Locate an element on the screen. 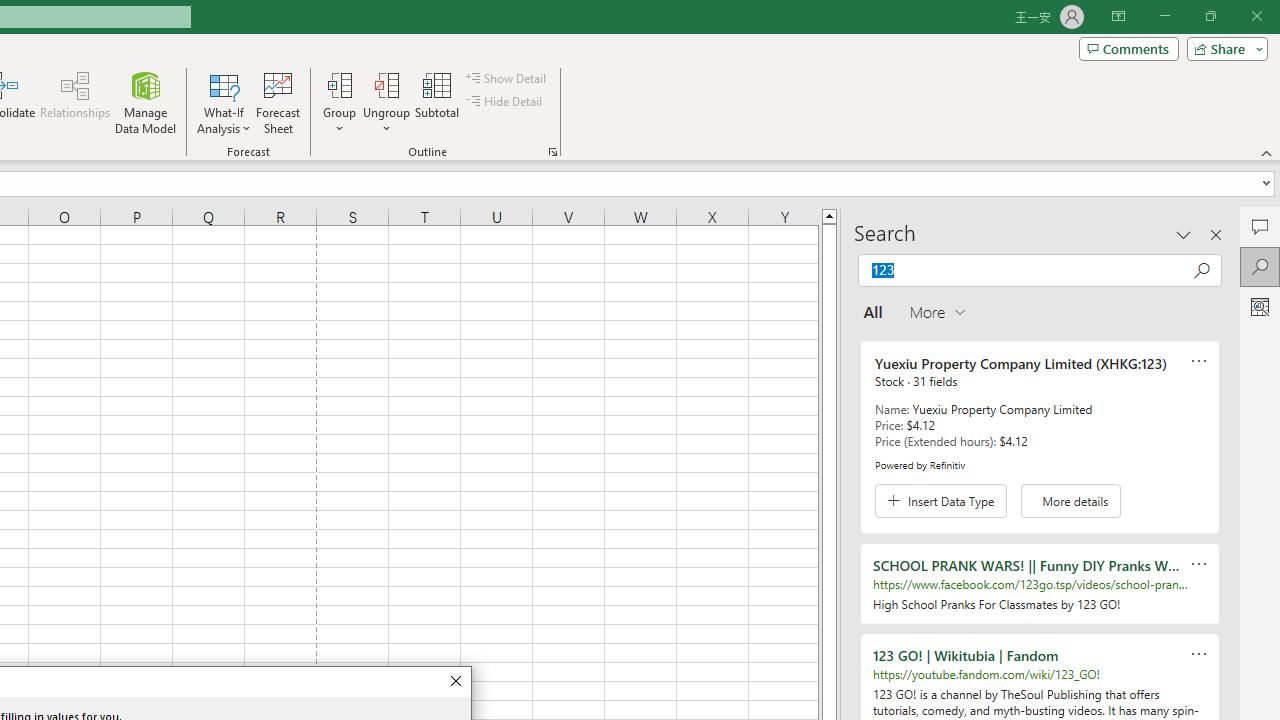  'What-If Analysis' is located at coordinates (224, 103).